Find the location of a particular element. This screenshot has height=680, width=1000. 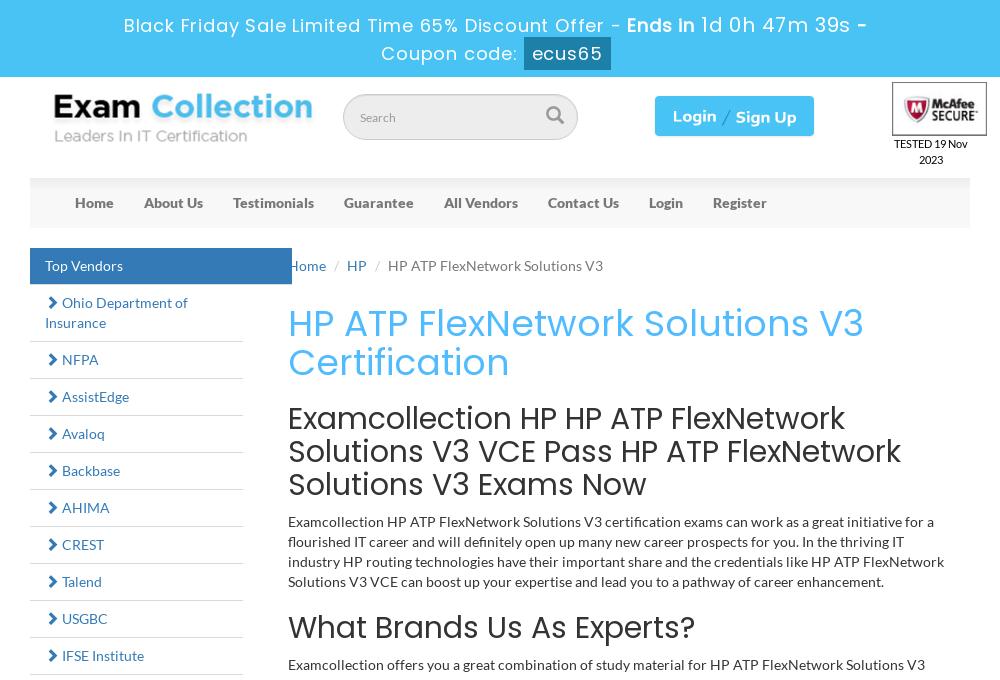

'HP ATP FlexNetwork Solutions V3' is located at coordinates (493, 263).